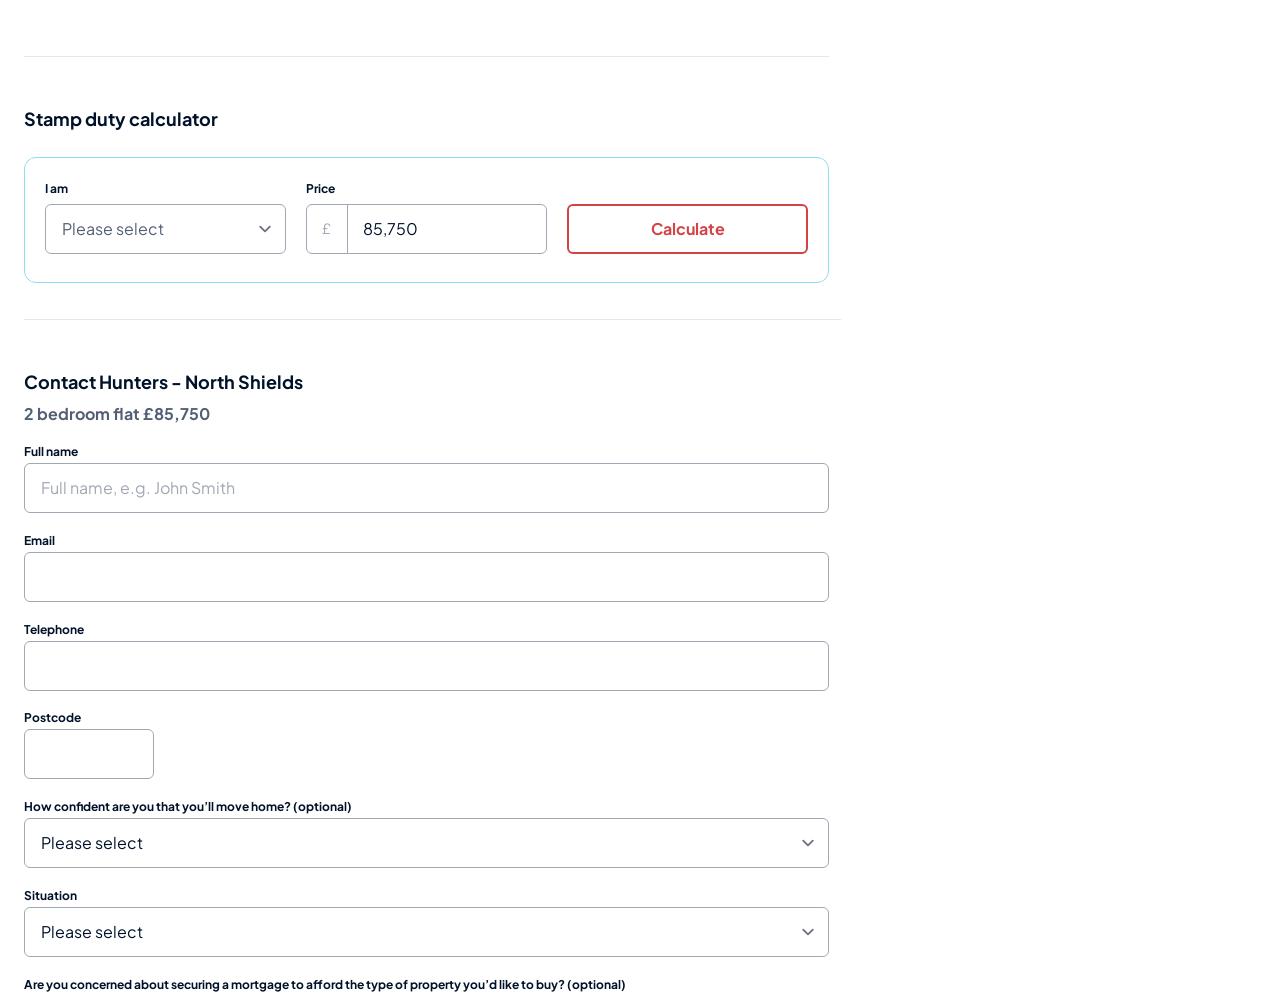  What do you see at coordinates (172, 117) in the screenshot?
I see `'calculator'` at bounding box center [172, 117].